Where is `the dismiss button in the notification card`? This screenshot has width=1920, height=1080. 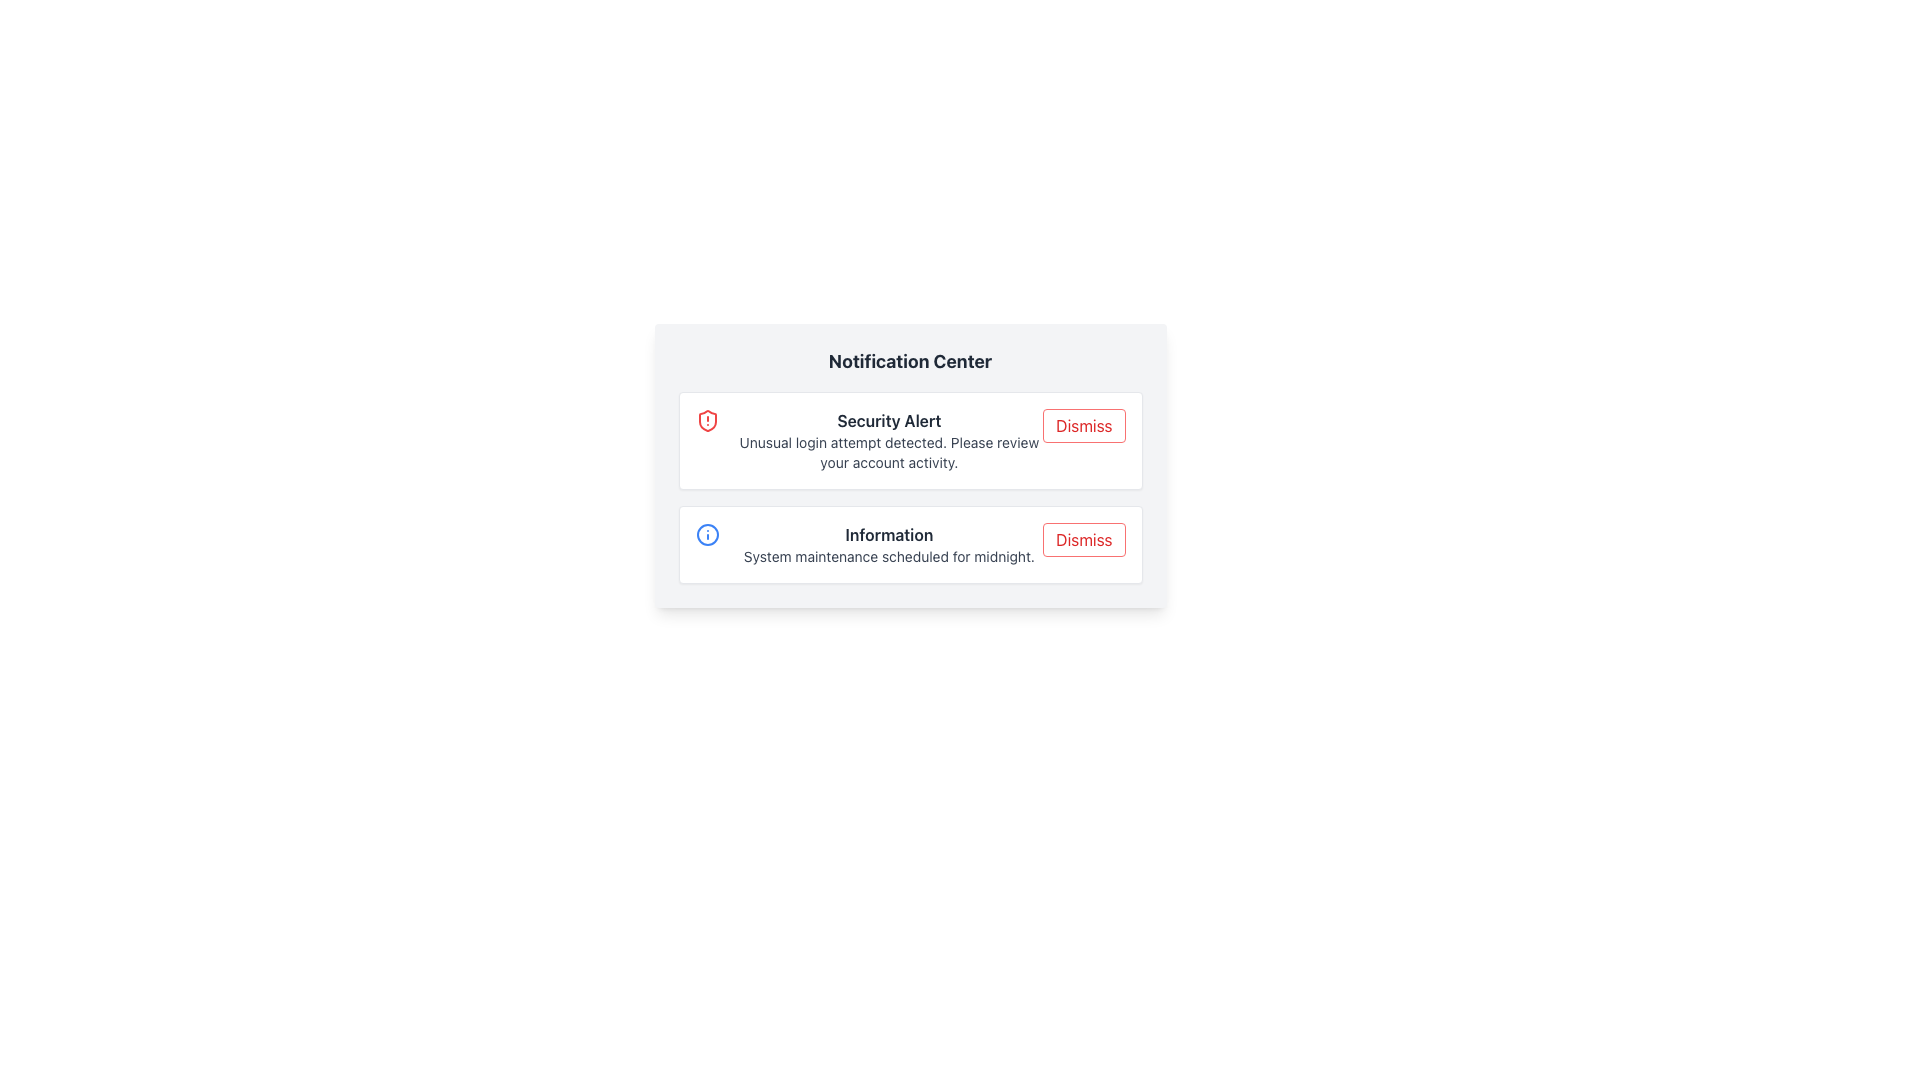
the dismiss button in the notification card is located at coordinates (1083, 540).